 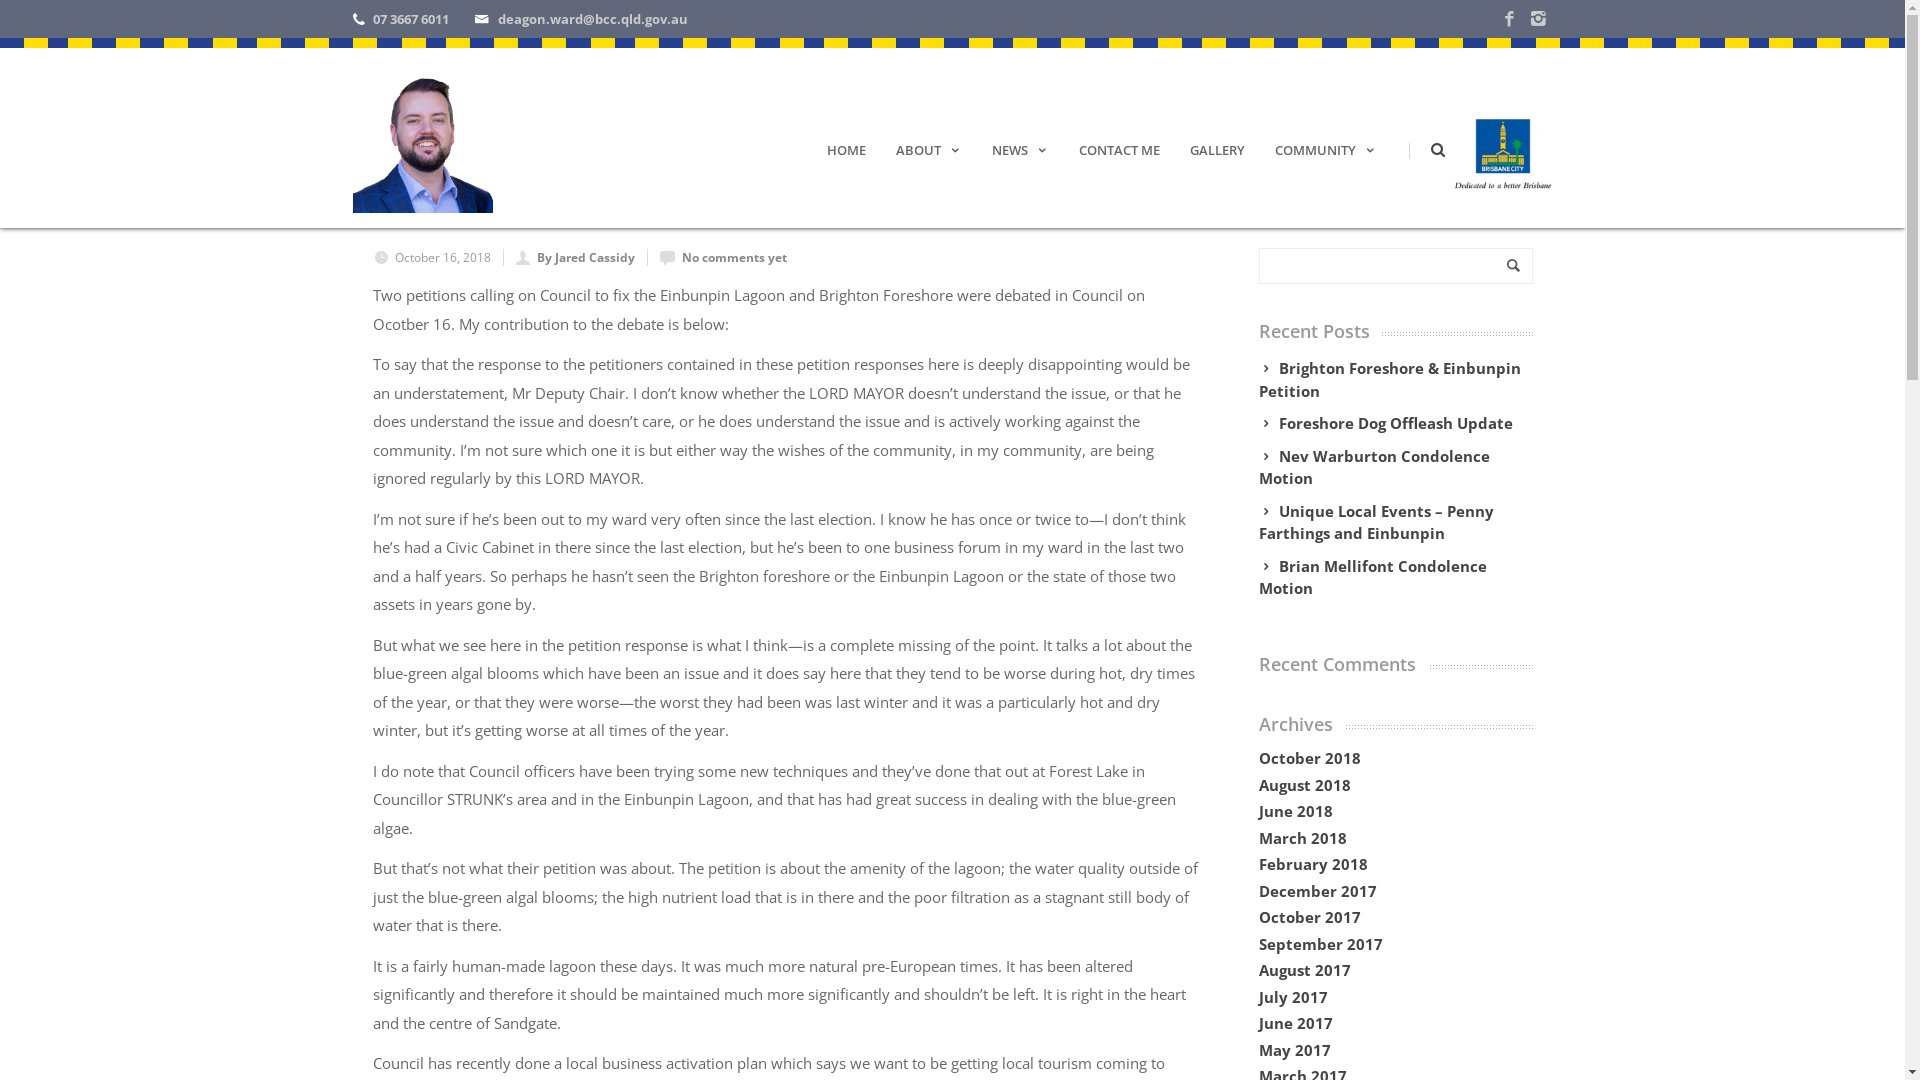 I want to click on 'May 2017', so click(x=1294, y=1048).